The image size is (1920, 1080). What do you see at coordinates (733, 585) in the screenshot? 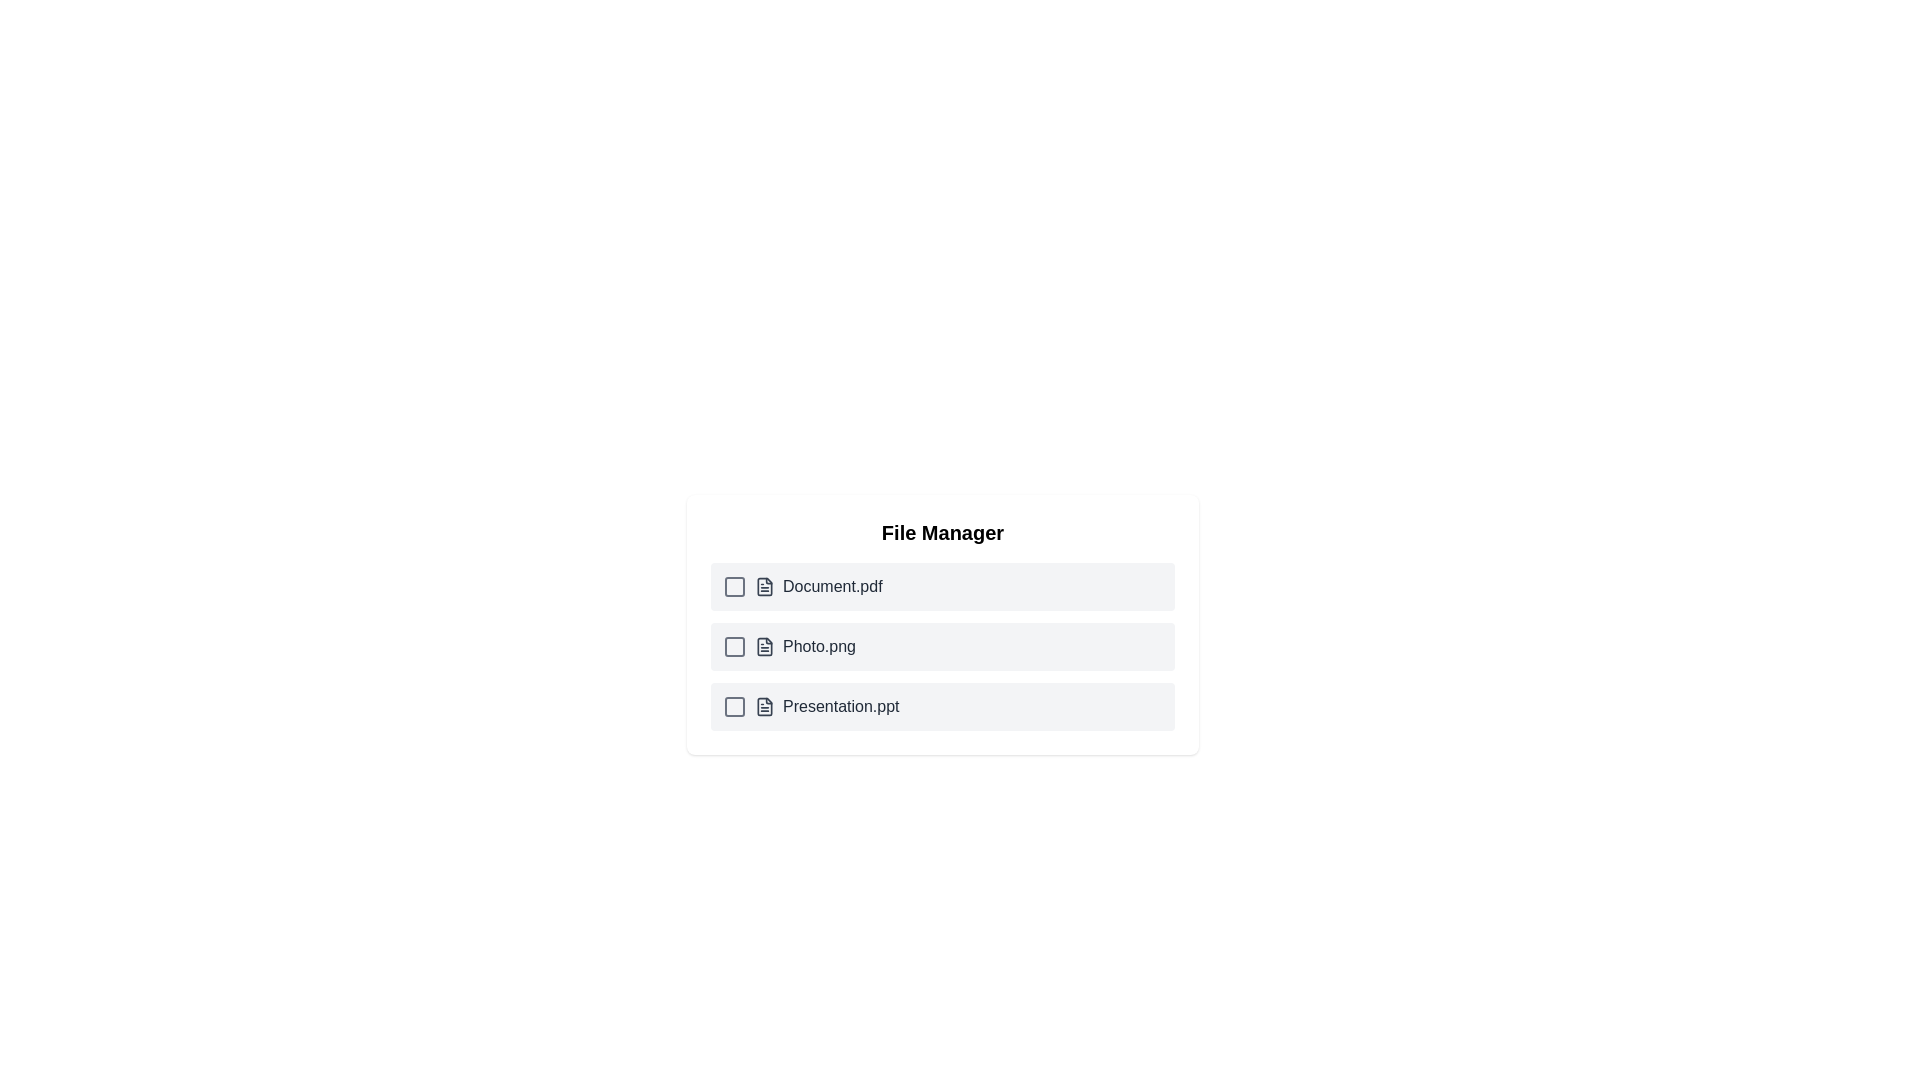
I see `the icon representing the 'Document.pdf' item` at bounding box center [733, 585].